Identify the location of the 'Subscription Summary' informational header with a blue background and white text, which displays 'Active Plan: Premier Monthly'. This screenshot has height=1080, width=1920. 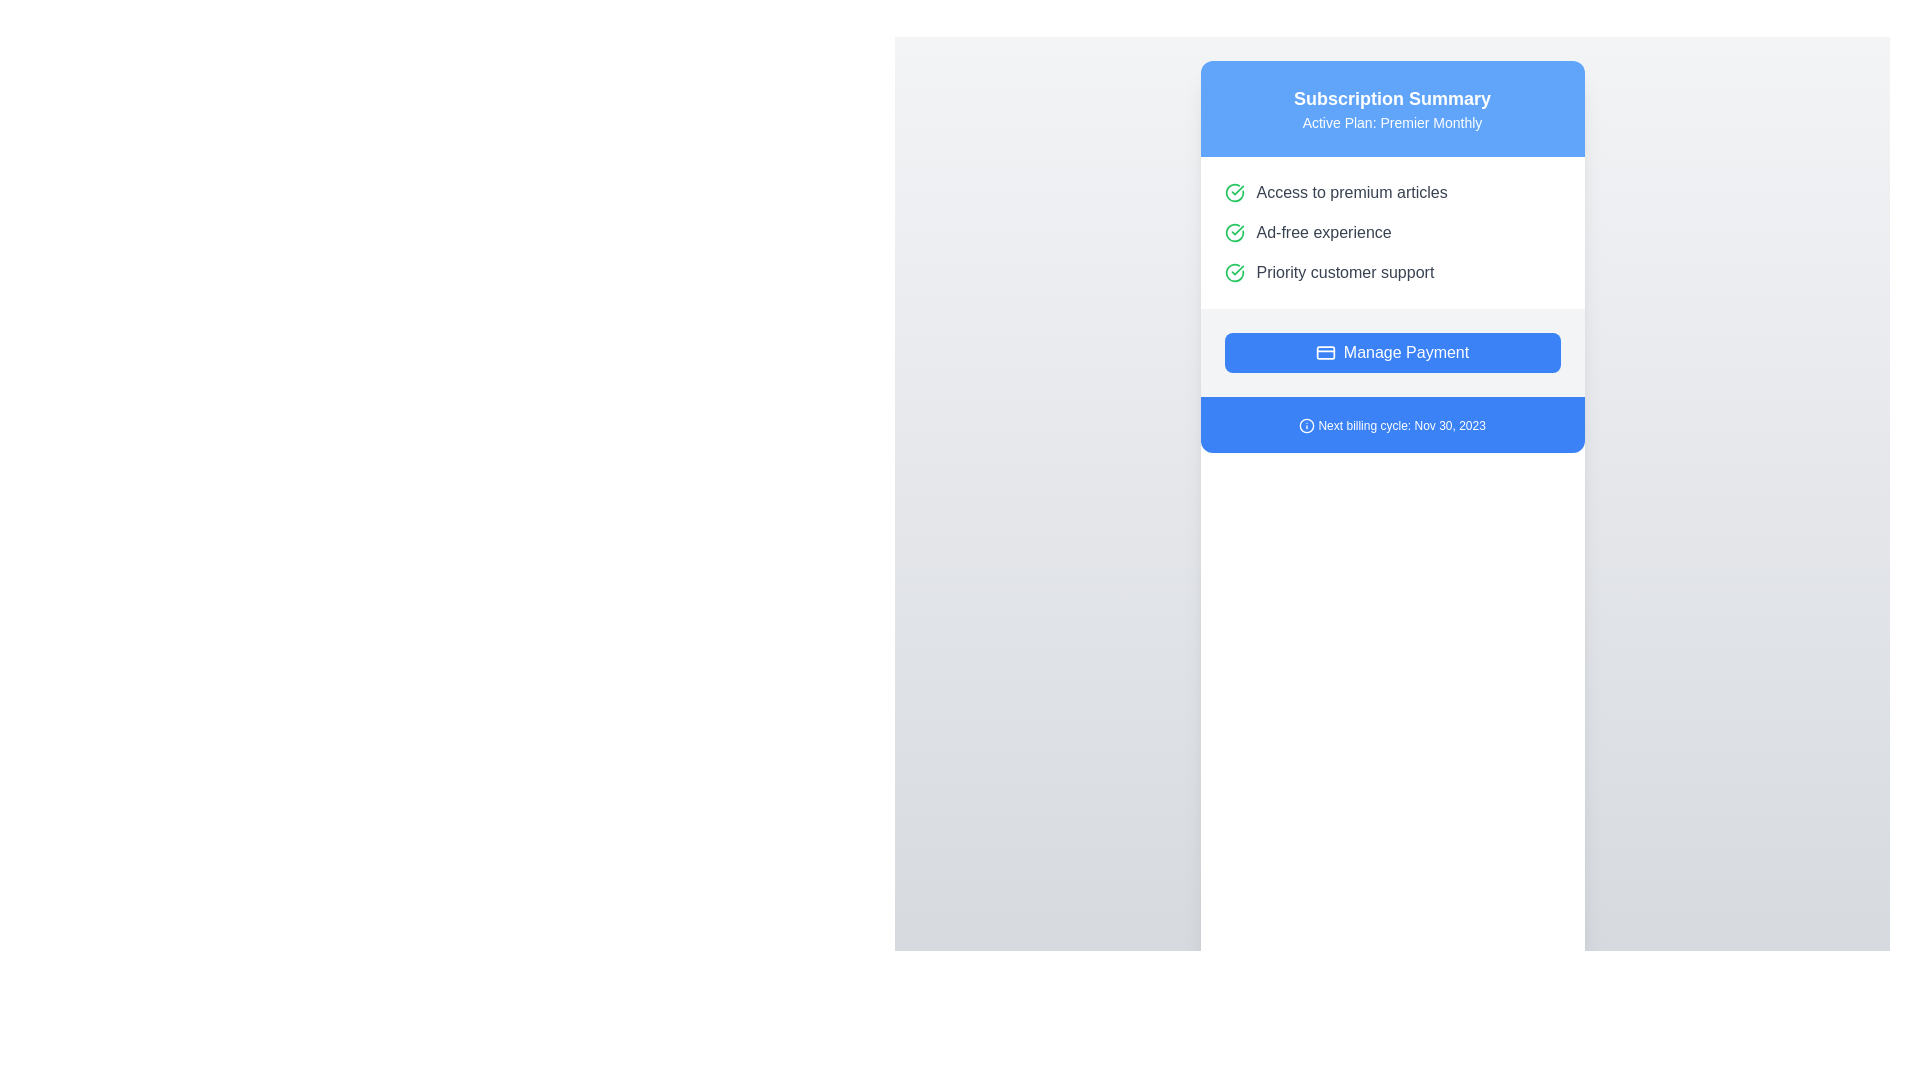
(1391, 108).